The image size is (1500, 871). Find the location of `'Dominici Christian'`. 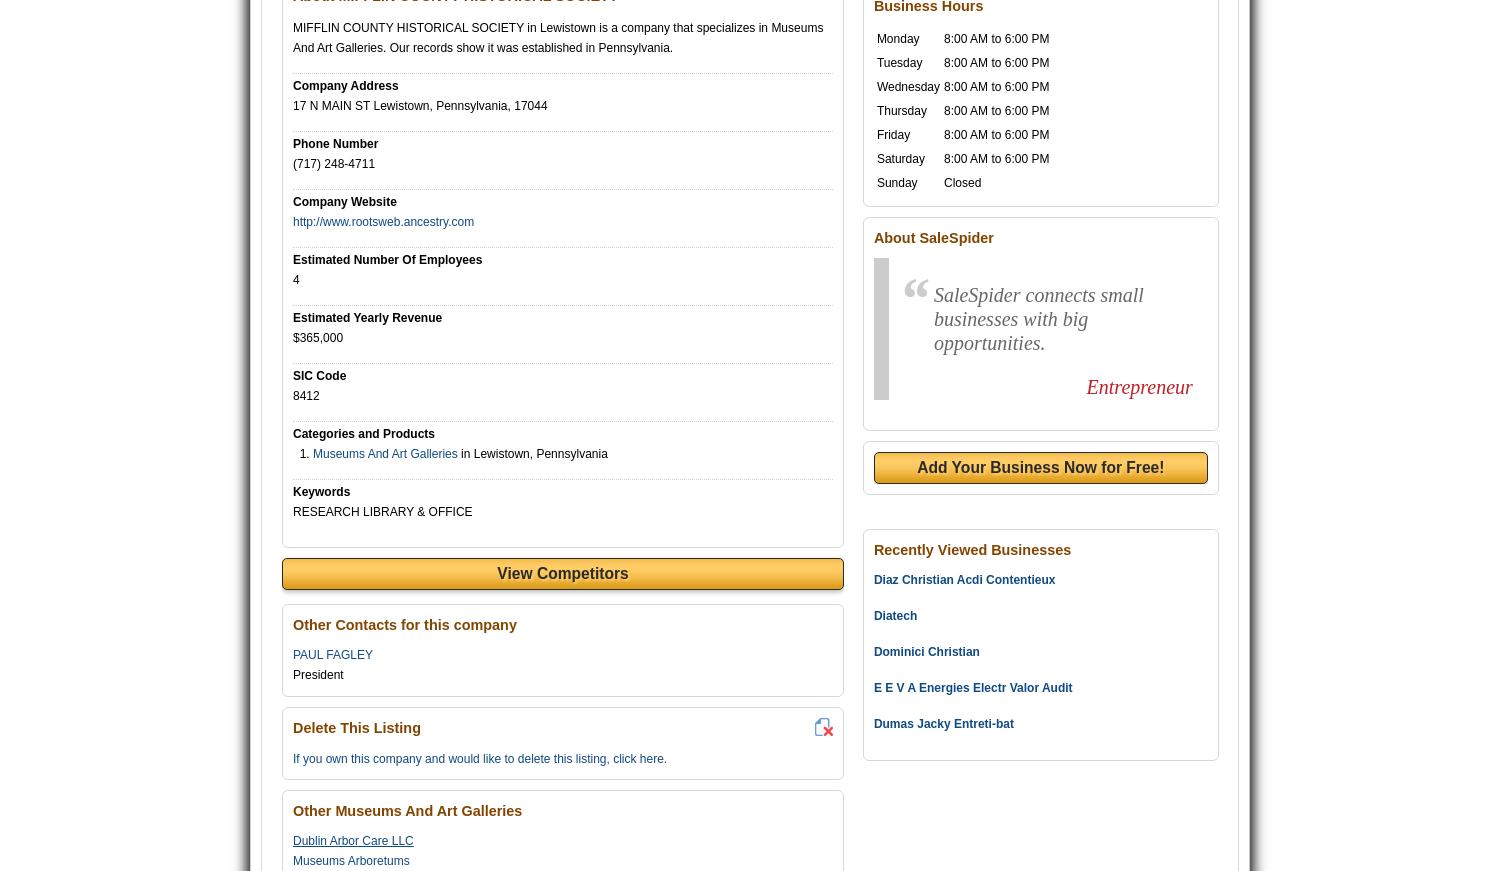

'Dominici Christian' is located at coordinates (925, 651).